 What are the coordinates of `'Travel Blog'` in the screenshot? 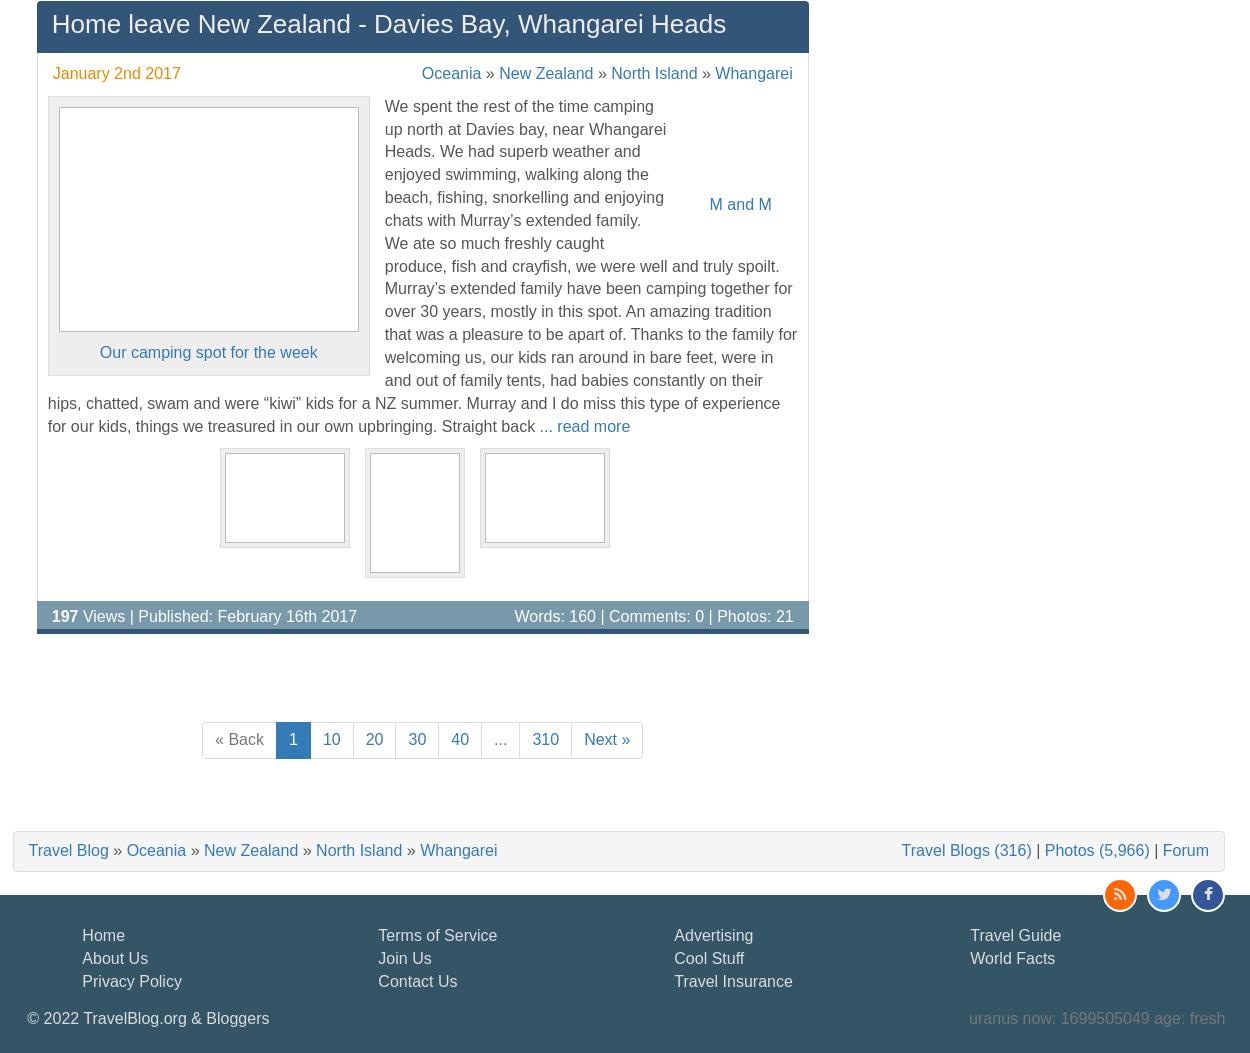 It's located at (67, 849).